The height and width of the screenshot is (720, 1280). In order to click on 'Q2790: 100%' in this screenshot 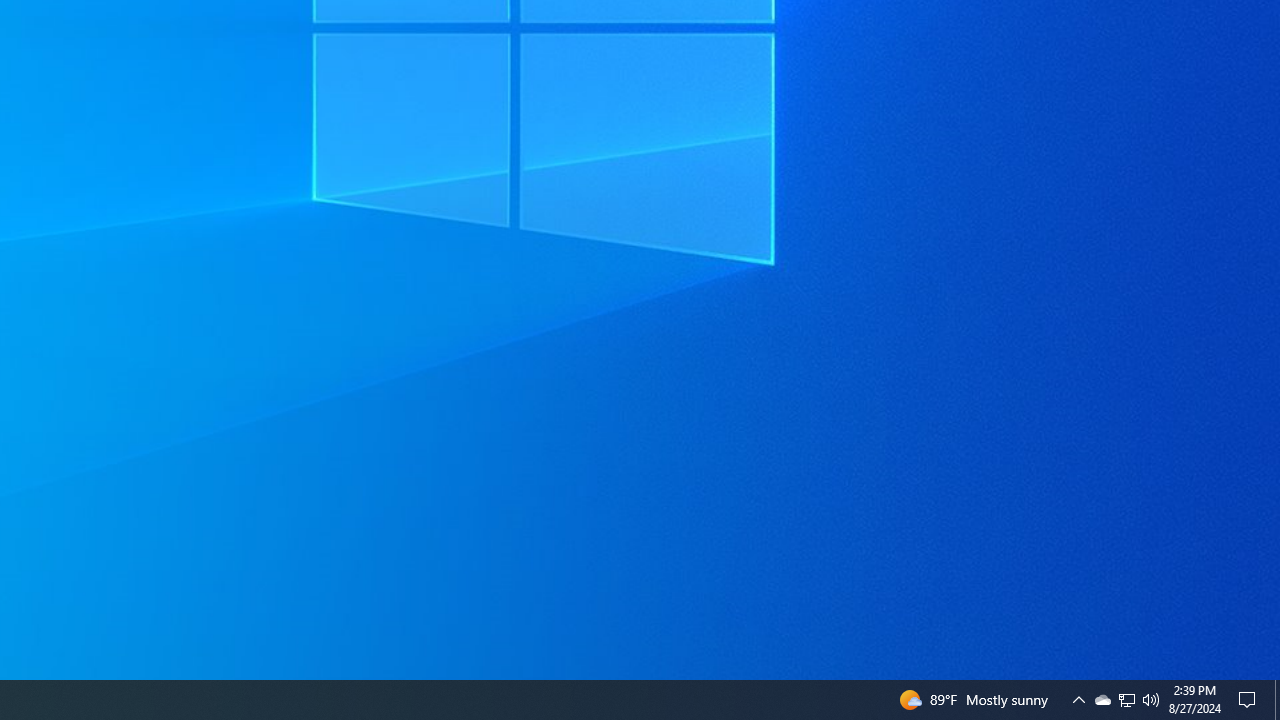, I will do `click(1151, 698)`.